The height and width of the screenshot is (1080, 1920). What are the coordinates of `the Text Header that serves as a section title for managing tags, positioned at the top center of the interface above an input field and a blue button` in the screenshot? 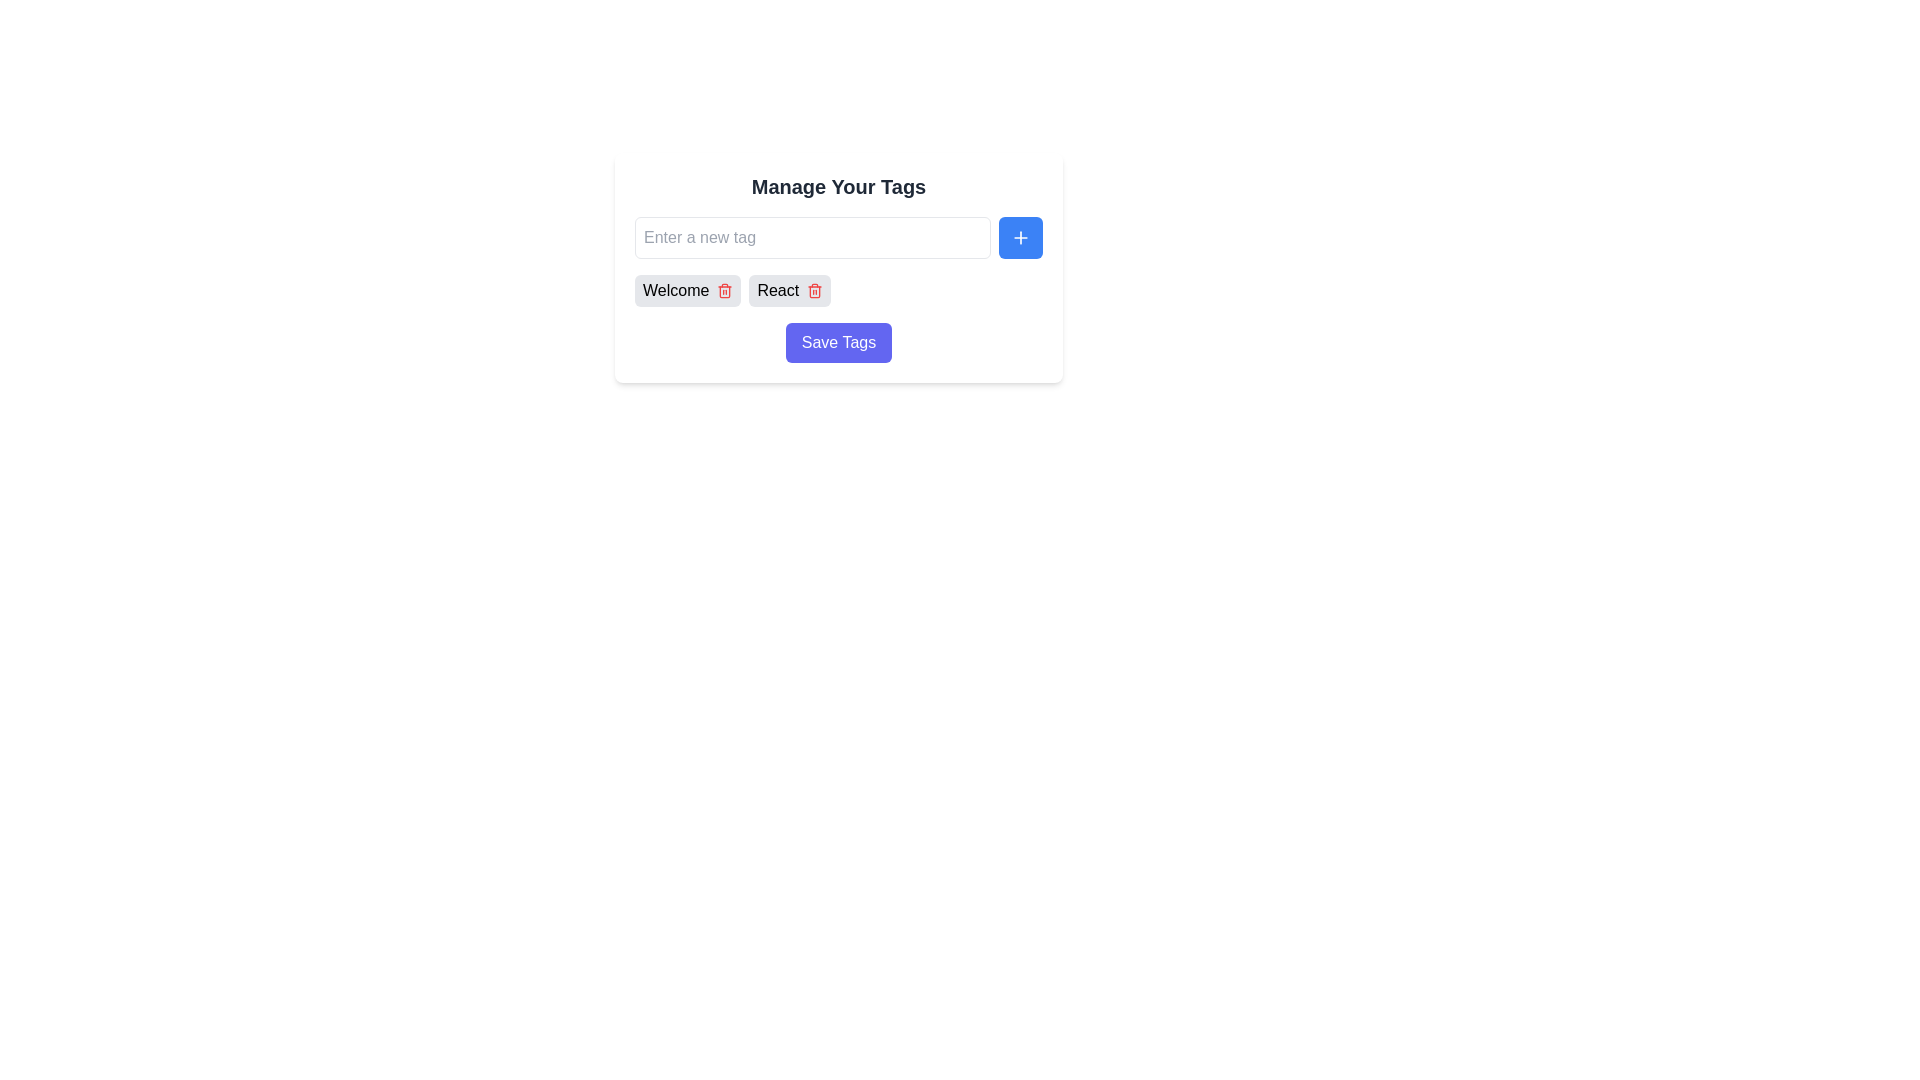 It's located at (839, 186).